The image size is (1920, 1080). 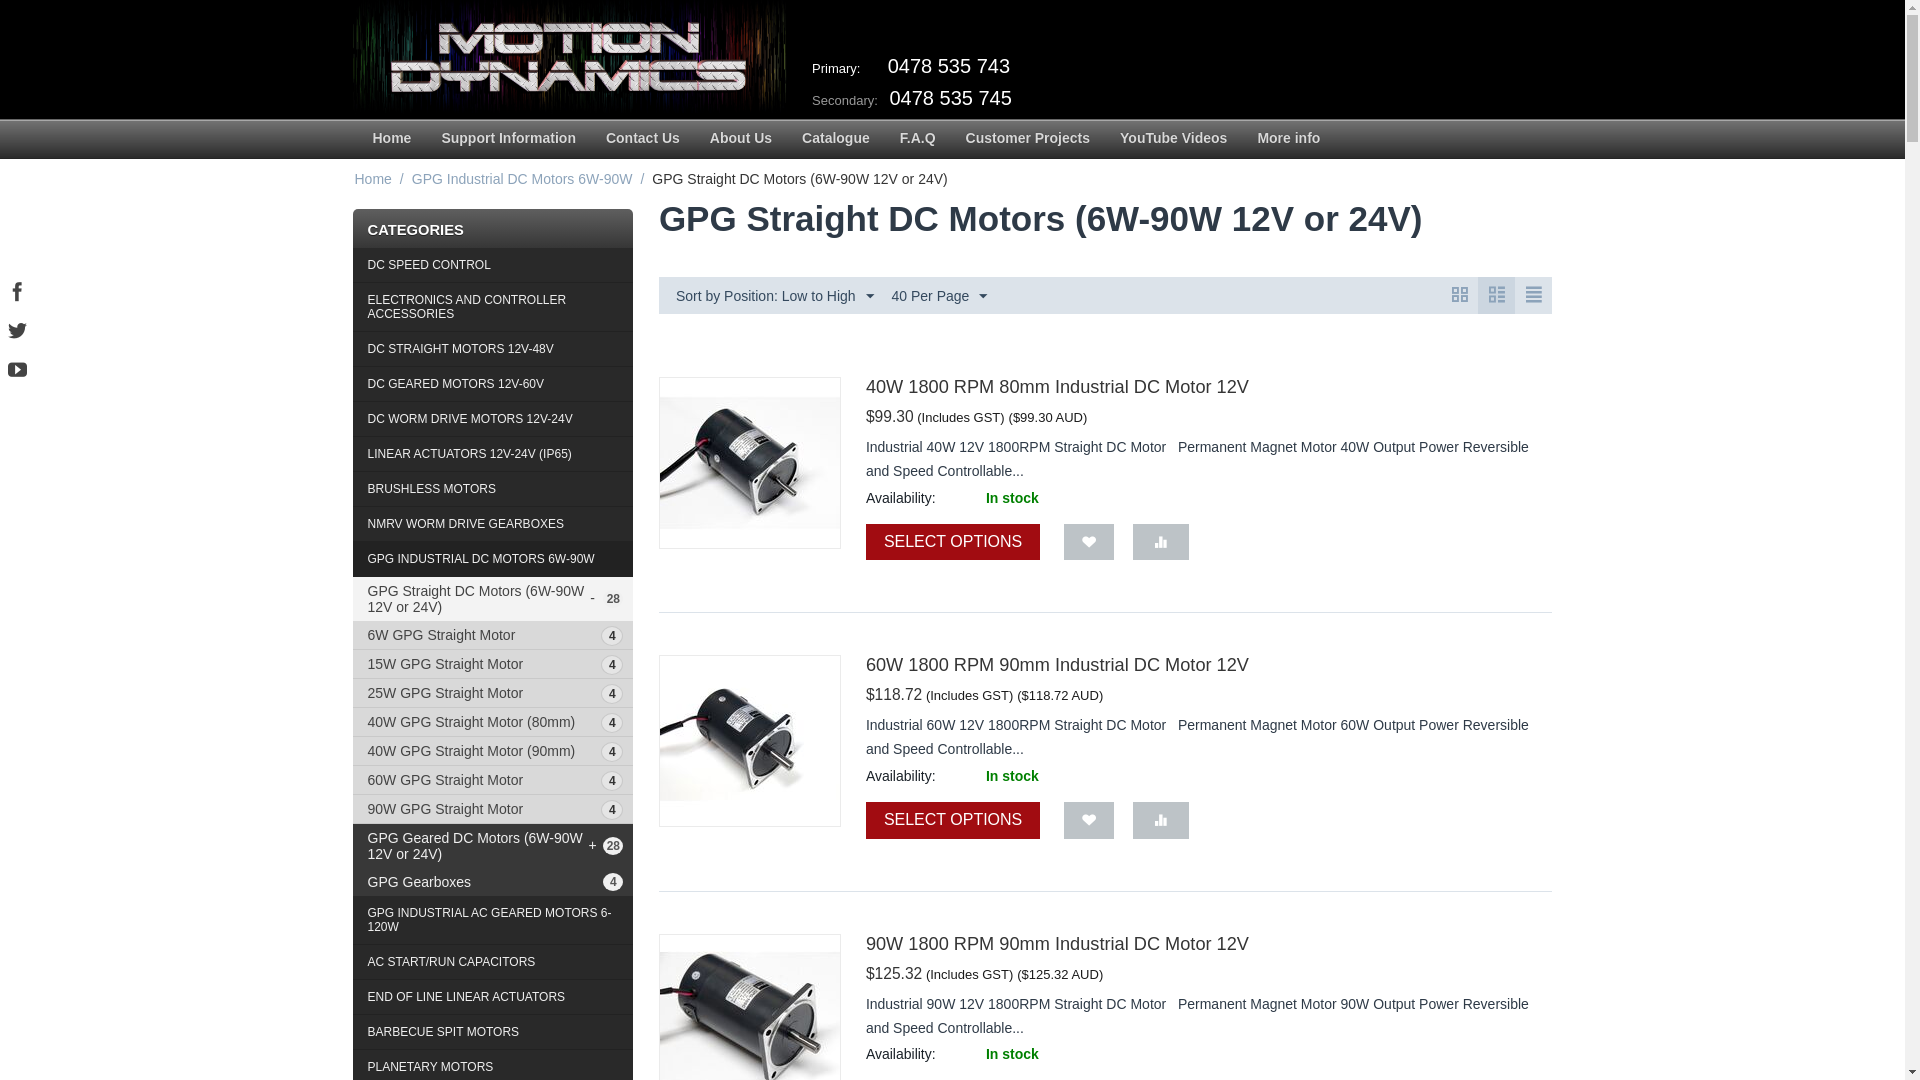 I want to click on 'Support Information', so click(x=508, y=138).